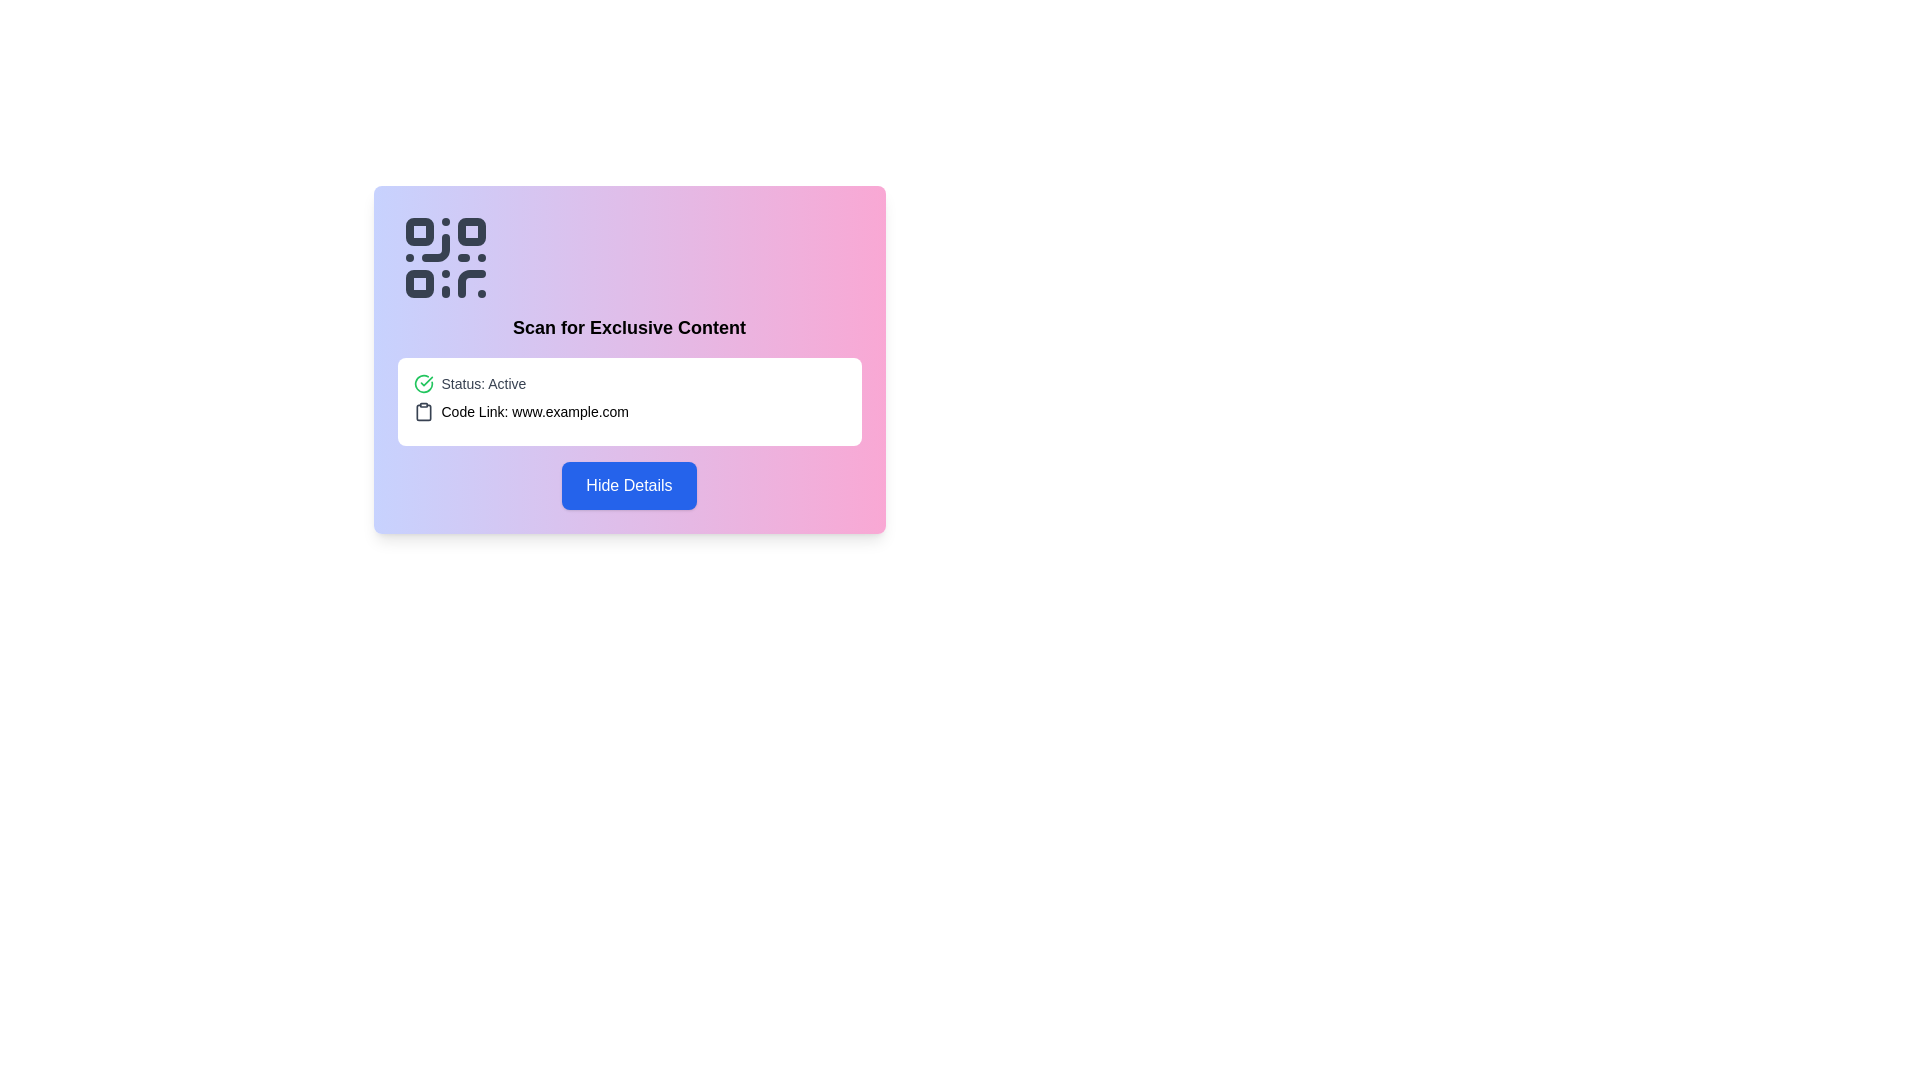 The width and height of the screenshot is (1920, 1080). Describe the element at coordinates (418, 284) in the screenshot. I see `the small square with rounded corners located at the bottom-left of the QR code styled design` at that location.